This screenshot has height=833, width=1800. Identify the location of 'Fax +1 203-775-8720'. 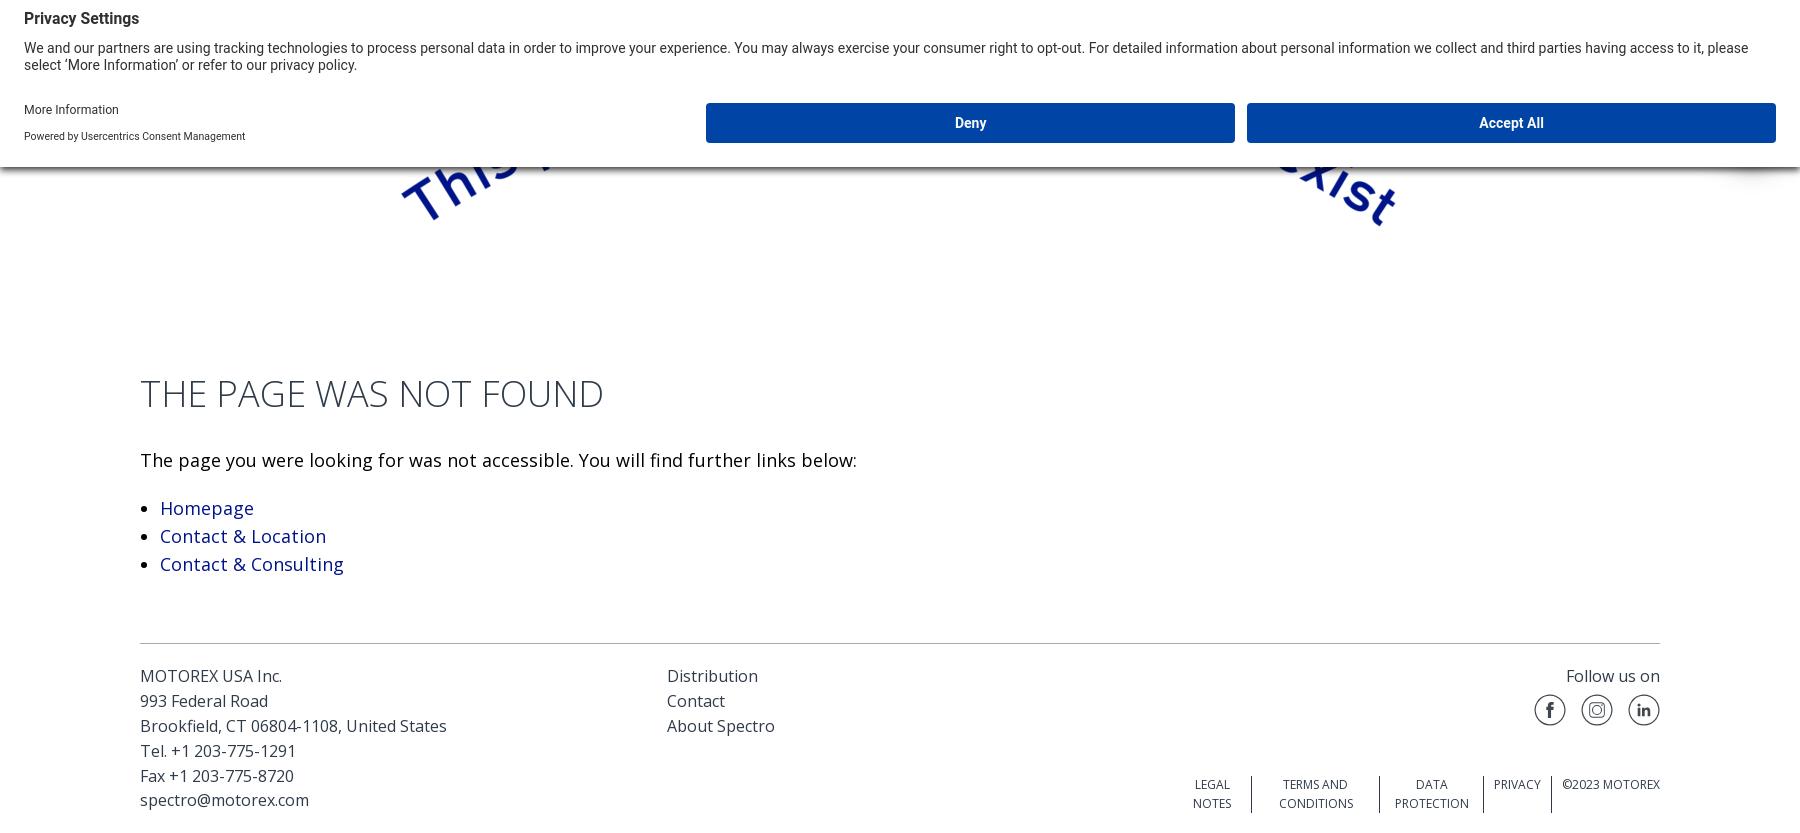
(217, 774).